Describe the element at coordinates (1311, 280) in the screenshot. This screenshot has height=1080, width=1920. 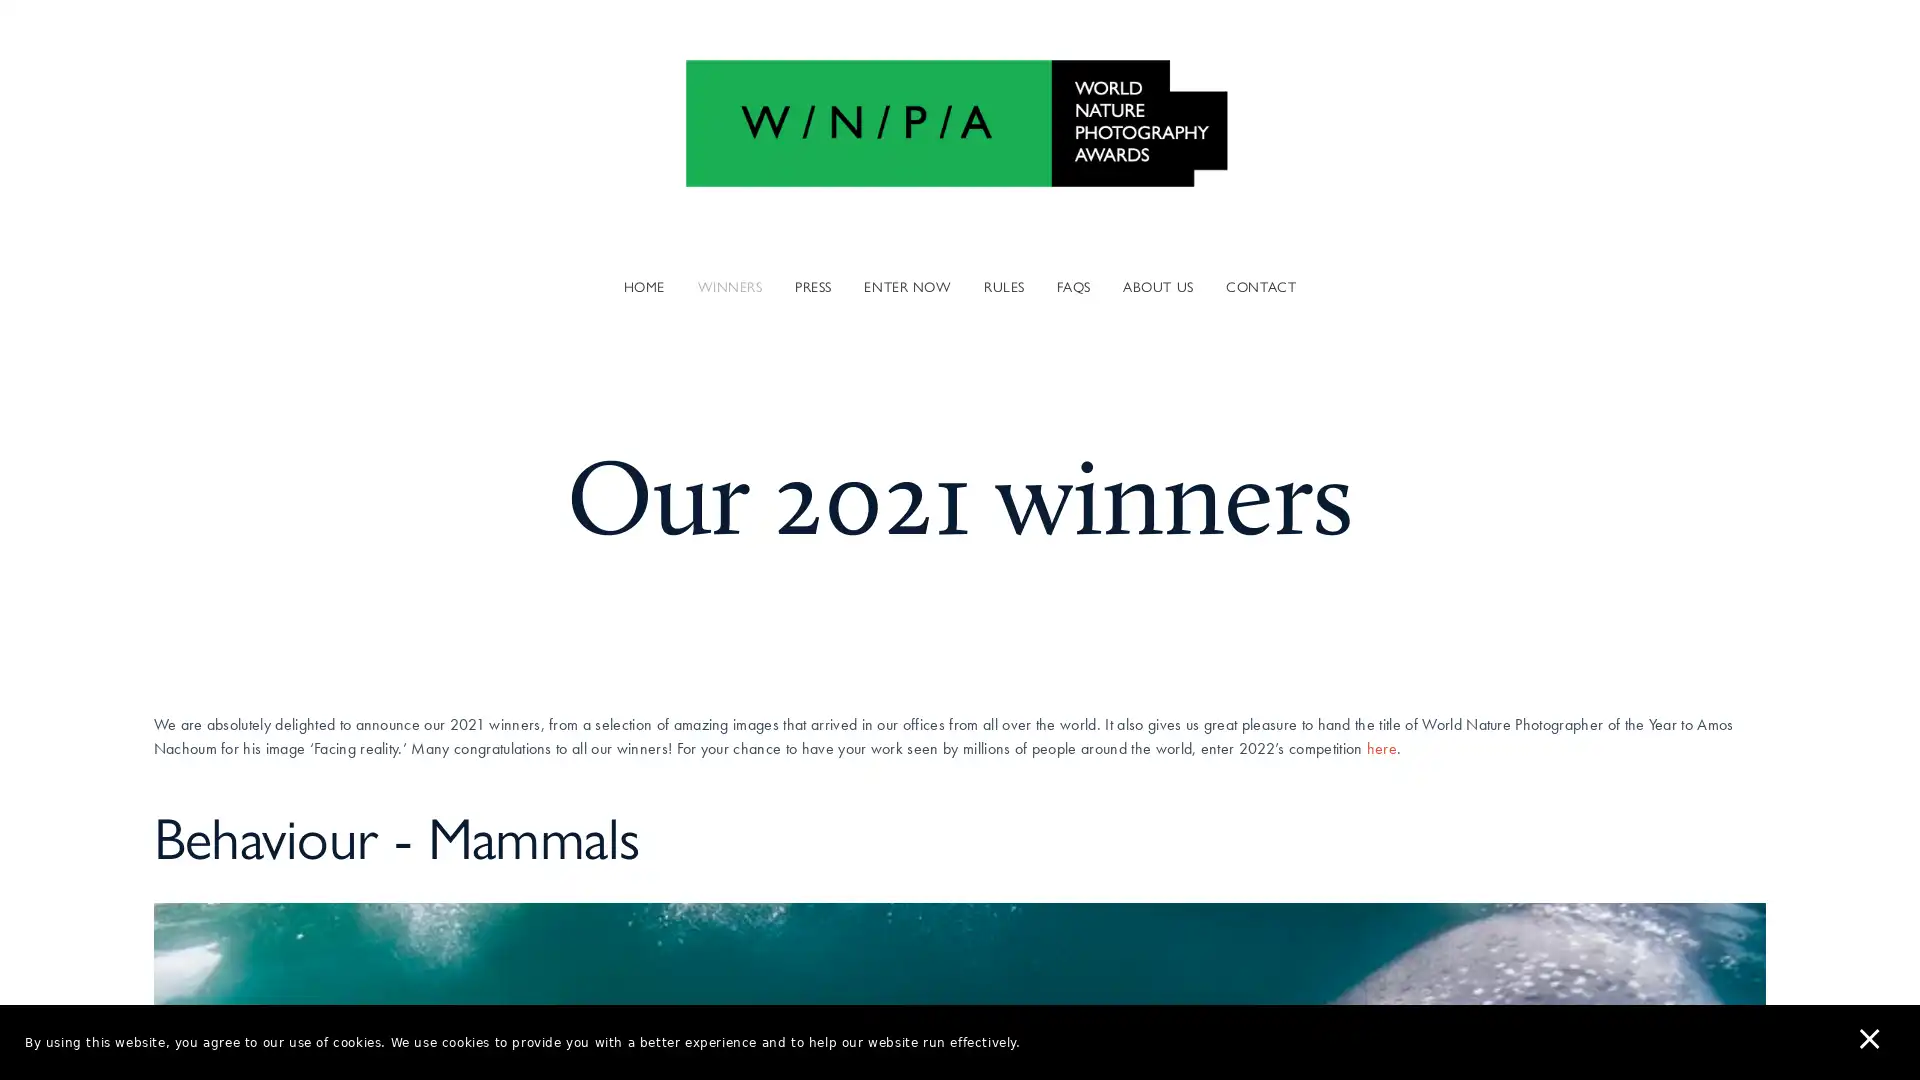
I see `Close` at that location.